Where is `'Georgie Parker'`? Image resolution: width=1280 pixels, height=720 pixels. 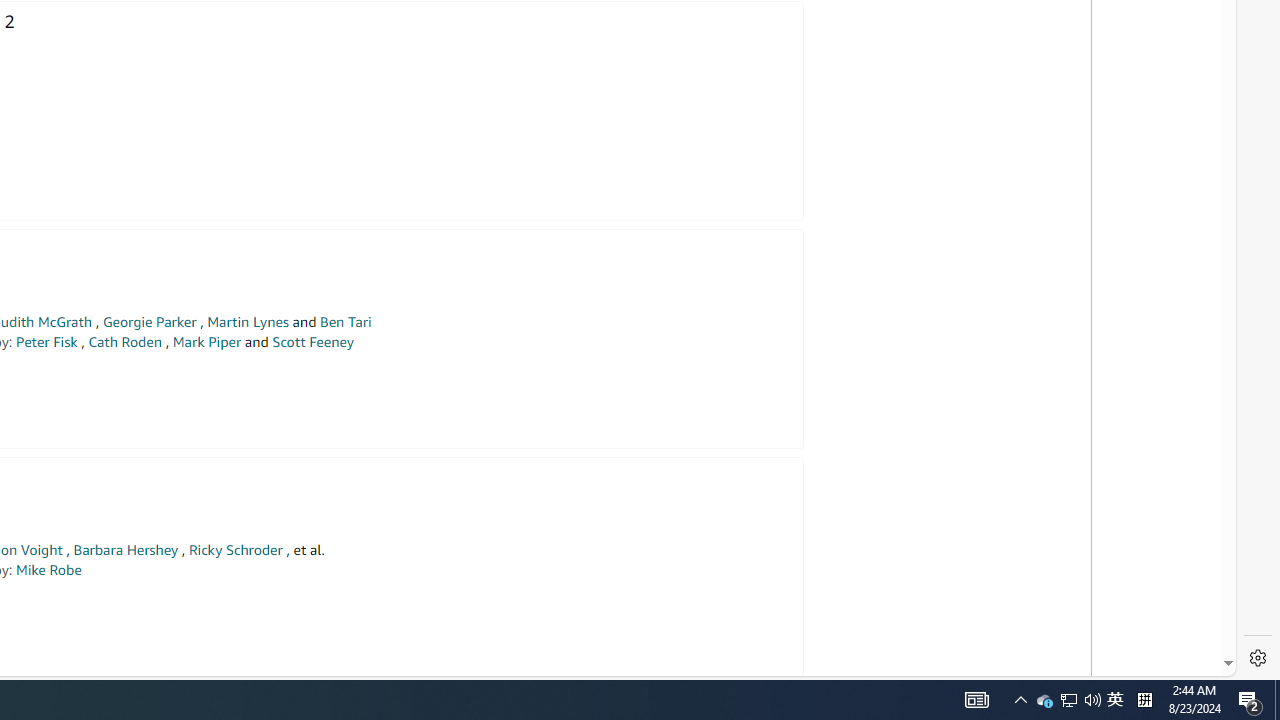 'Georgie Parker' is located at coordinates (148, 321).